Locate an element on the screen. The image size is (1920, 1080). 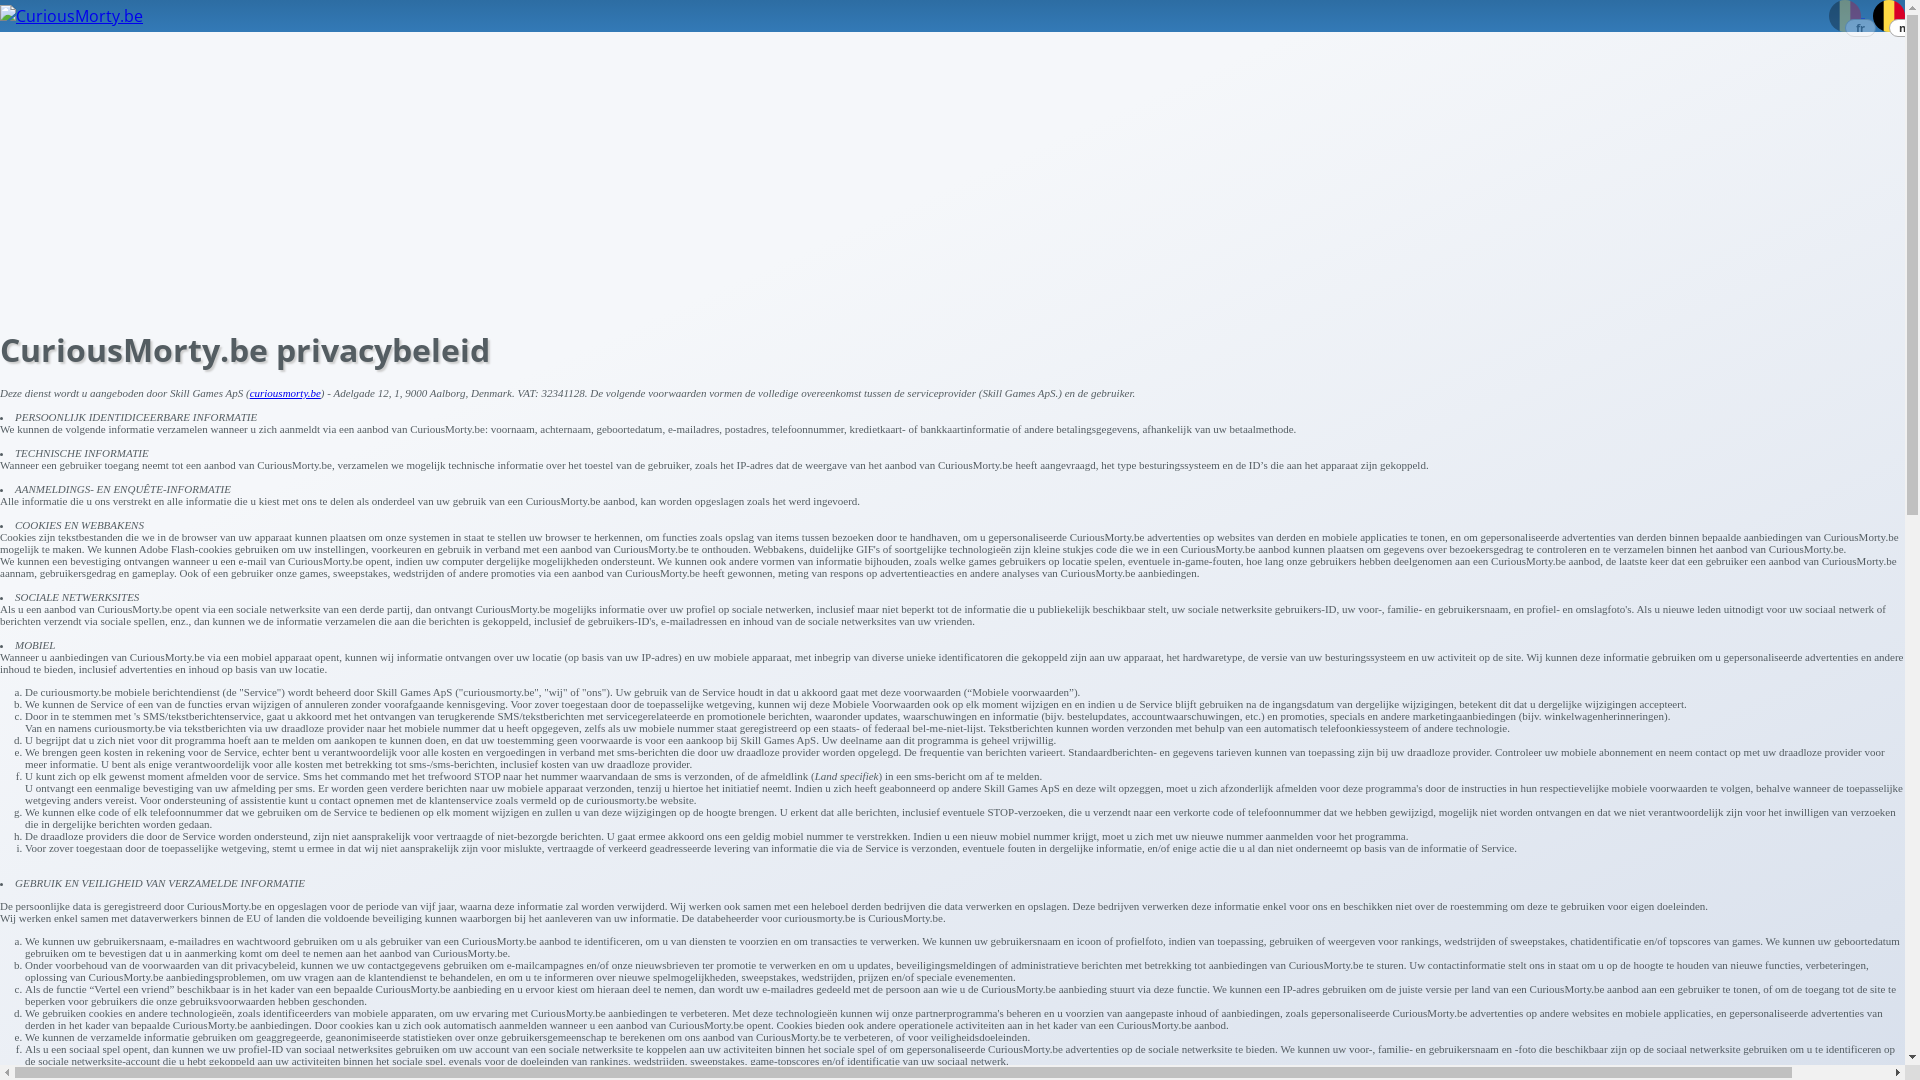
'fr' is located at coordinates (1828, 11).